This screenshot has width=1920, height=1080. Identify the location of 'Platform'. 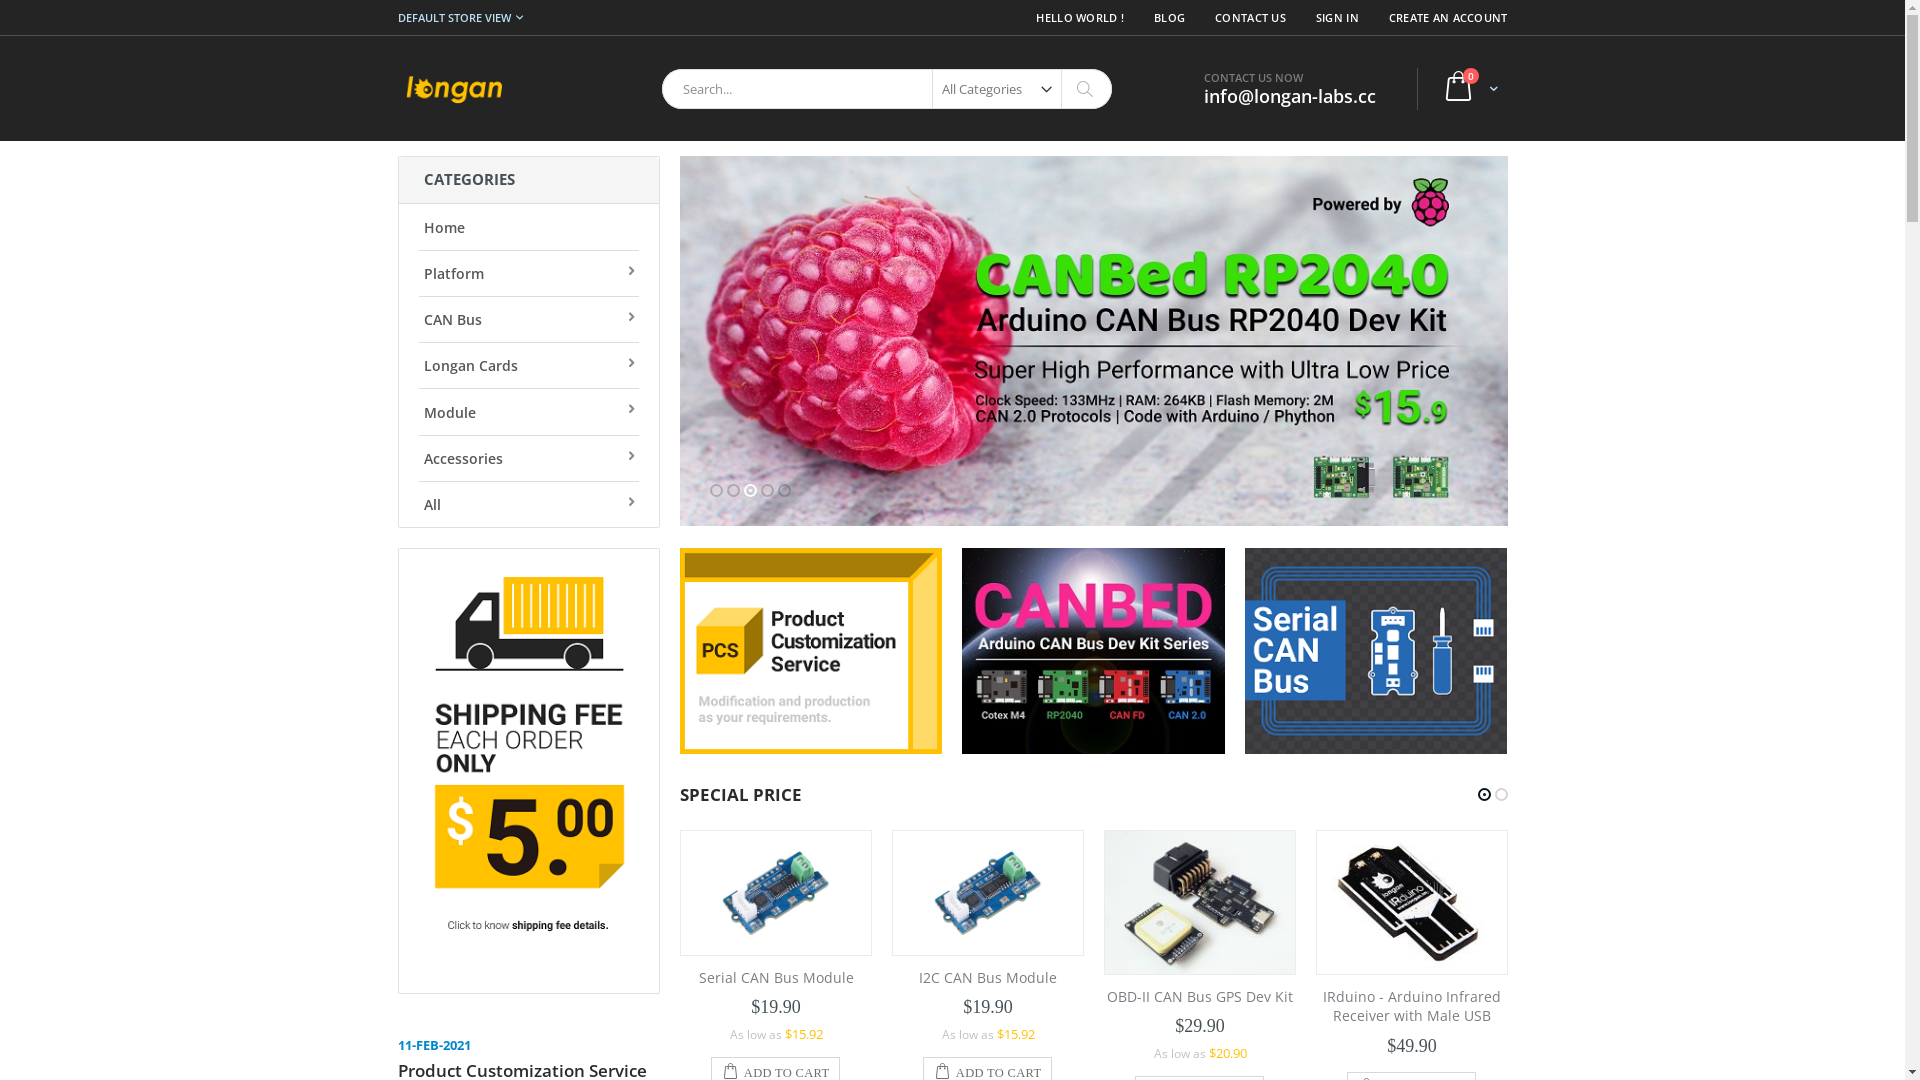
(528, 273).